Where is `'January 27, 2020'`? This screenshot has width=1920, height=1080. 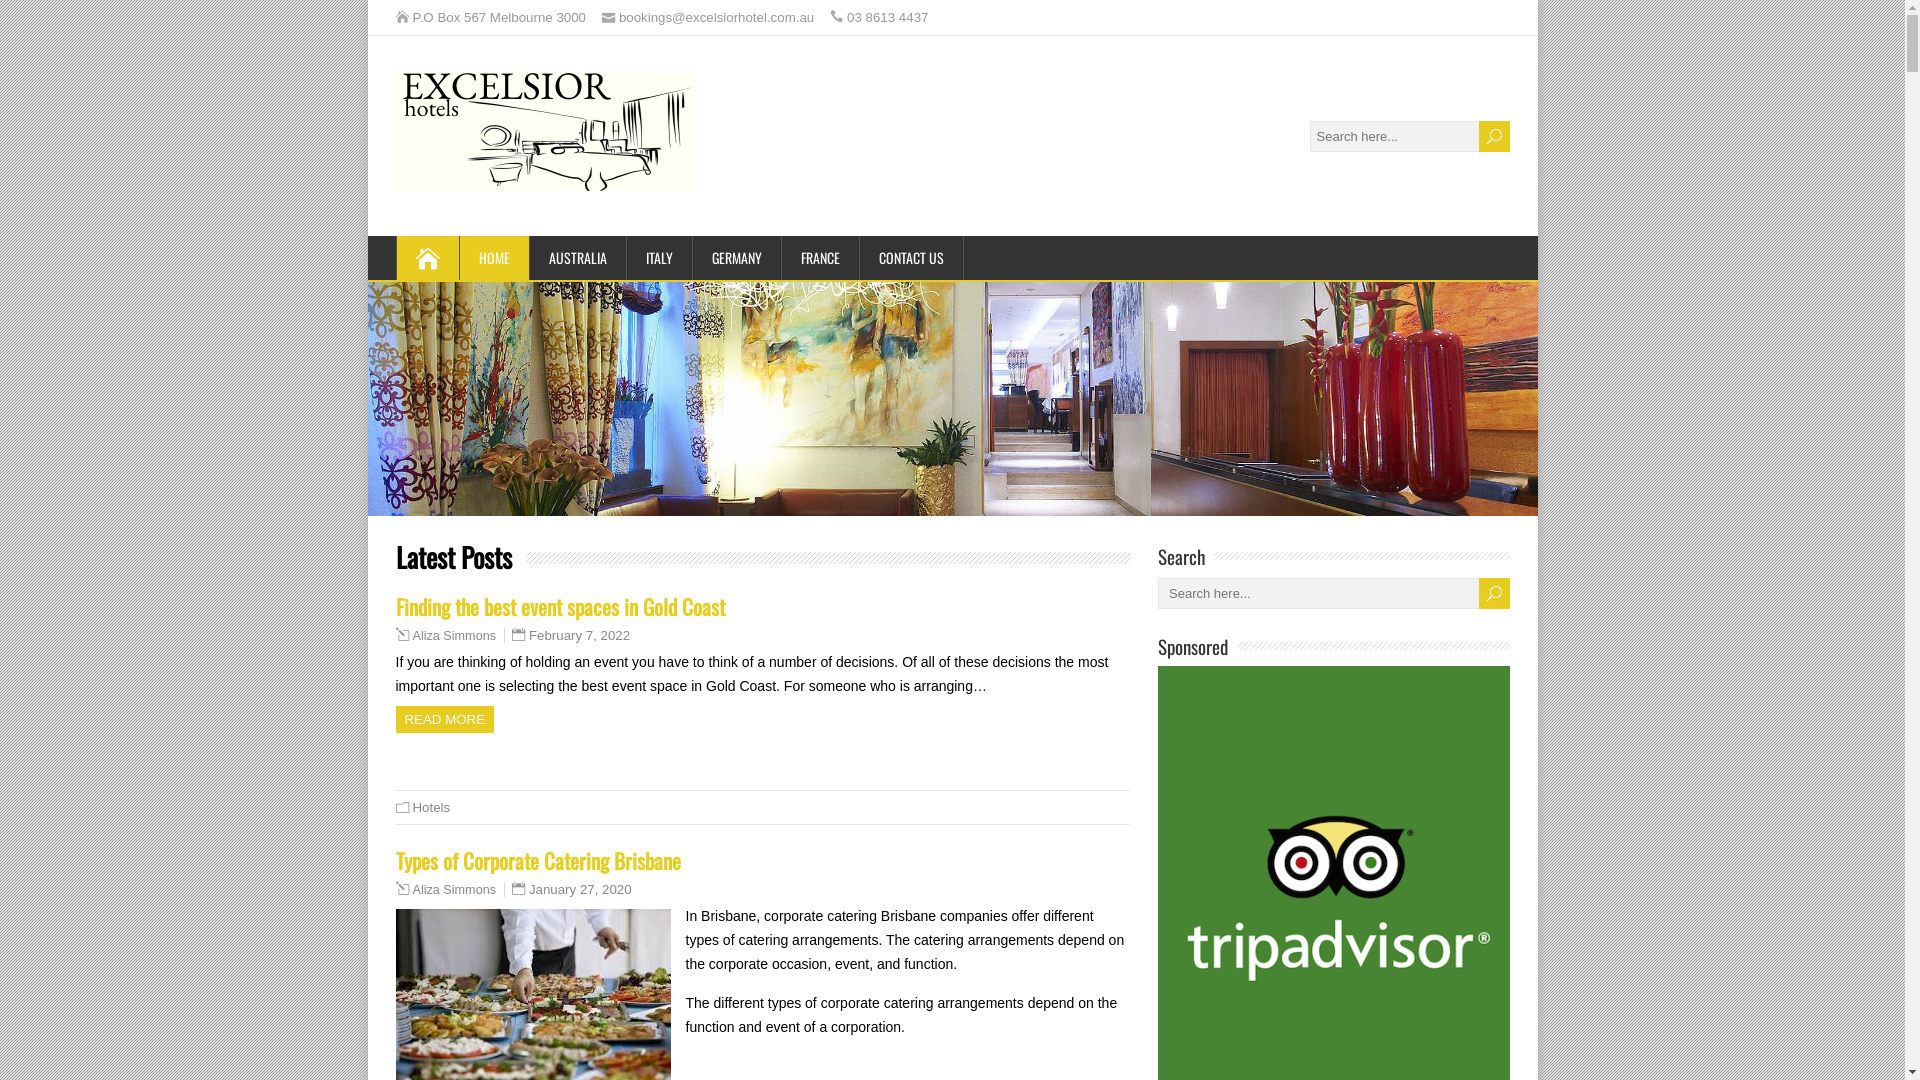 'January 27, 2020' is located at coordinates (579, 888).